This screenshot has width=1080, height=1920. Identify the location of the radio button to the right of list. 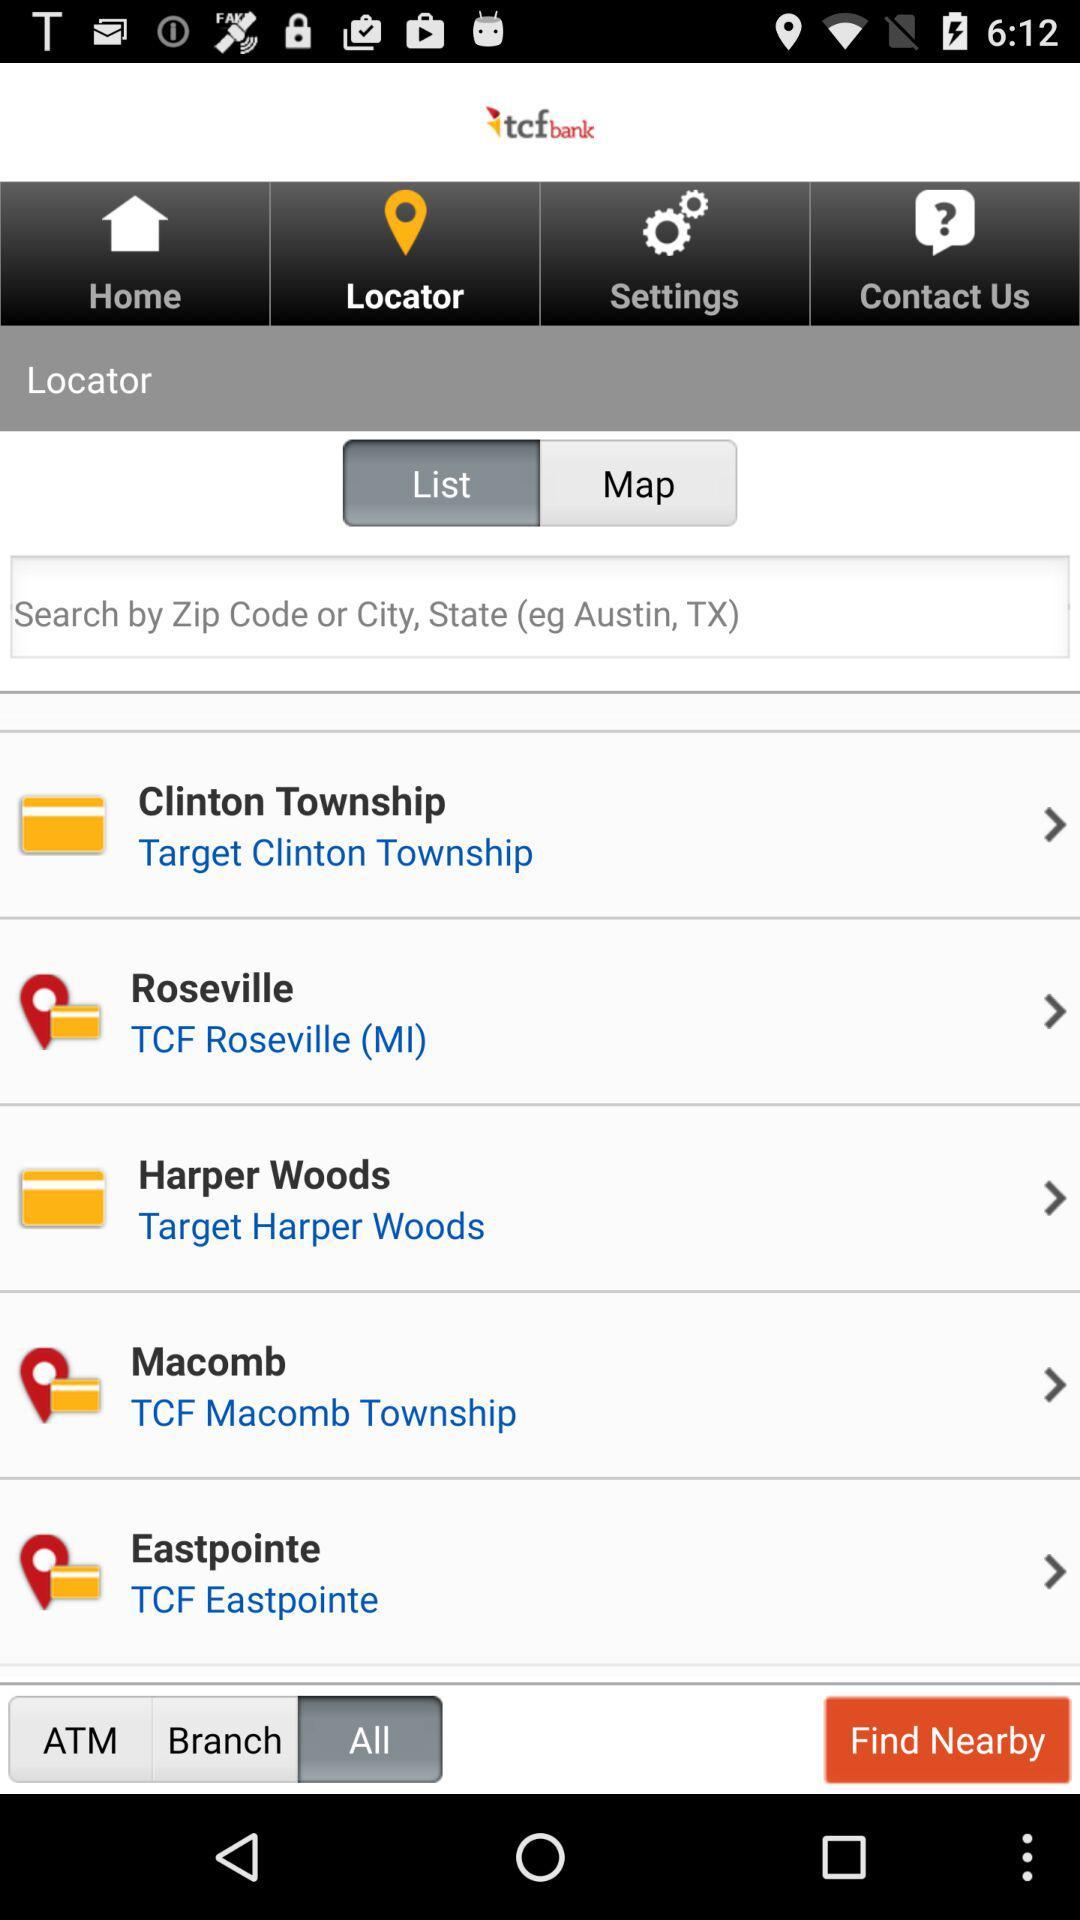
(638, 483).